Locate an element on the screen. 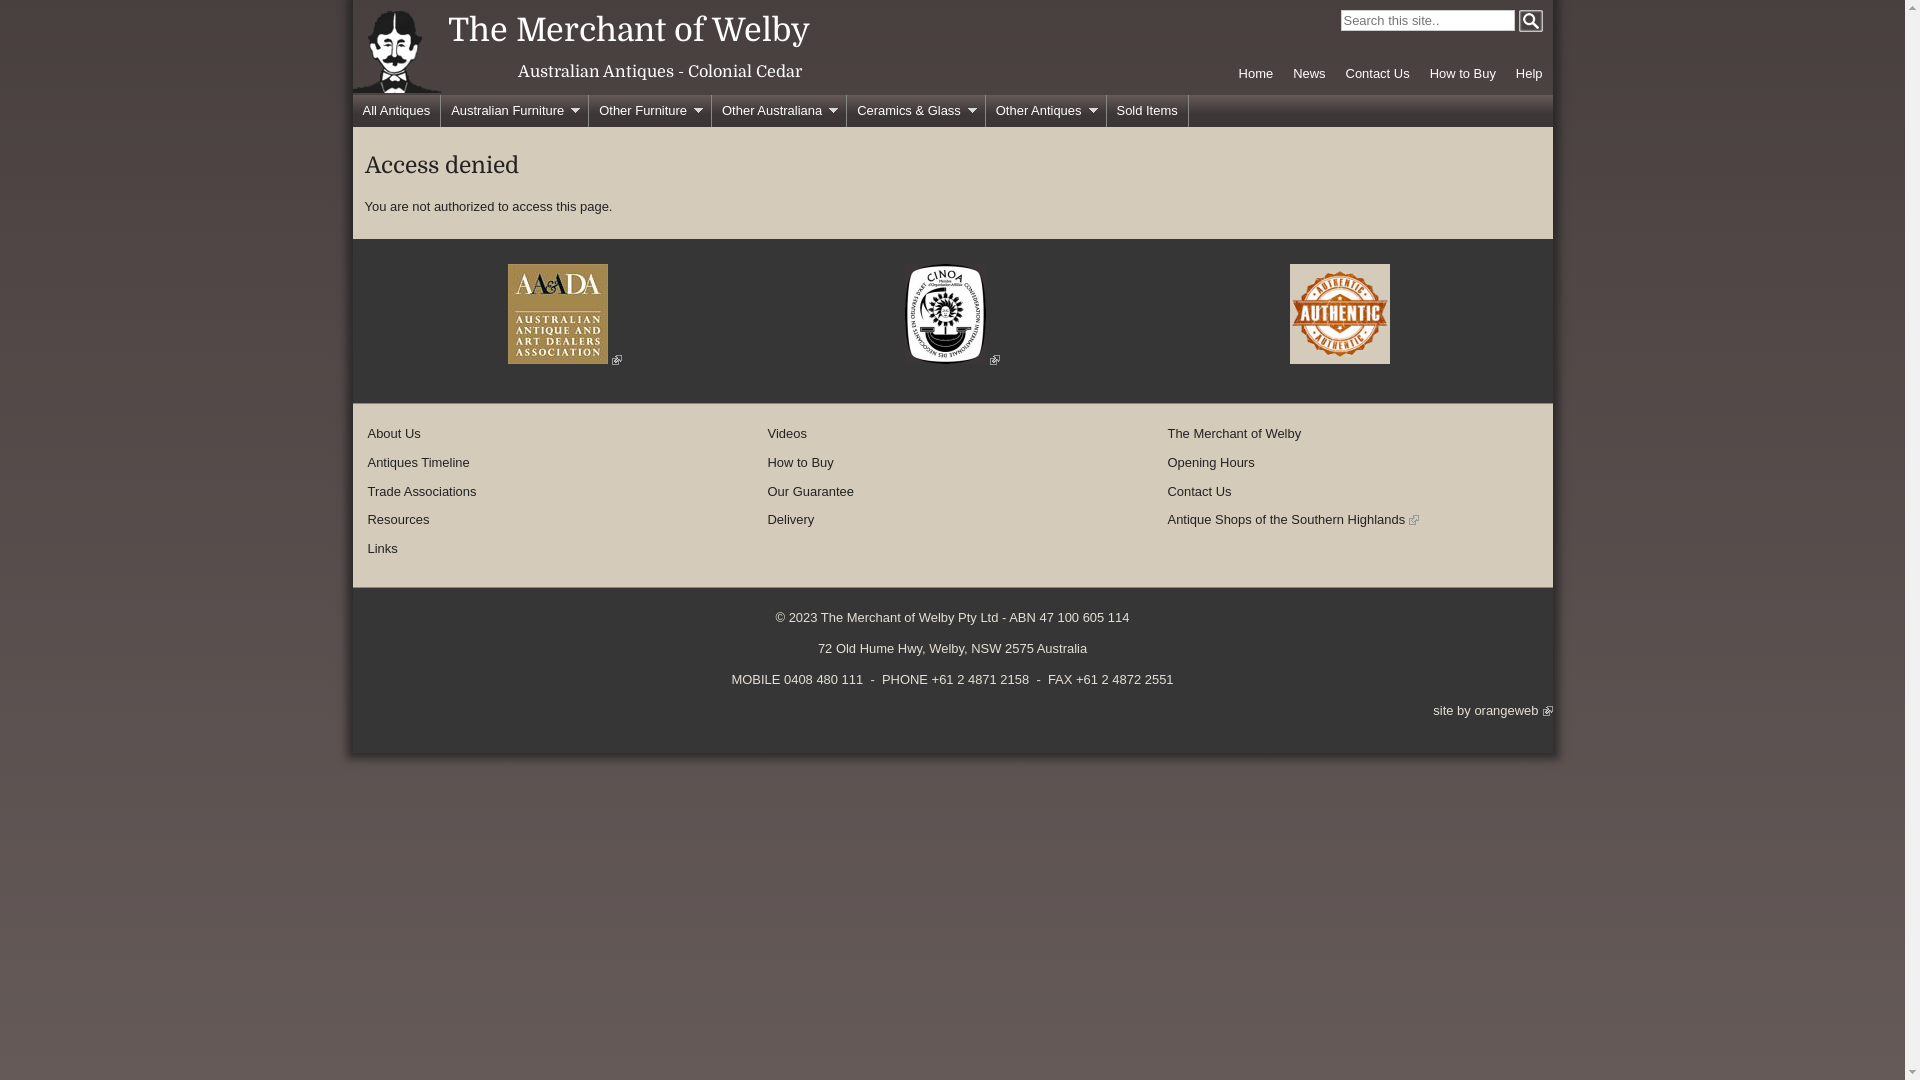  'Home' is located at coordinates (1255, 72).